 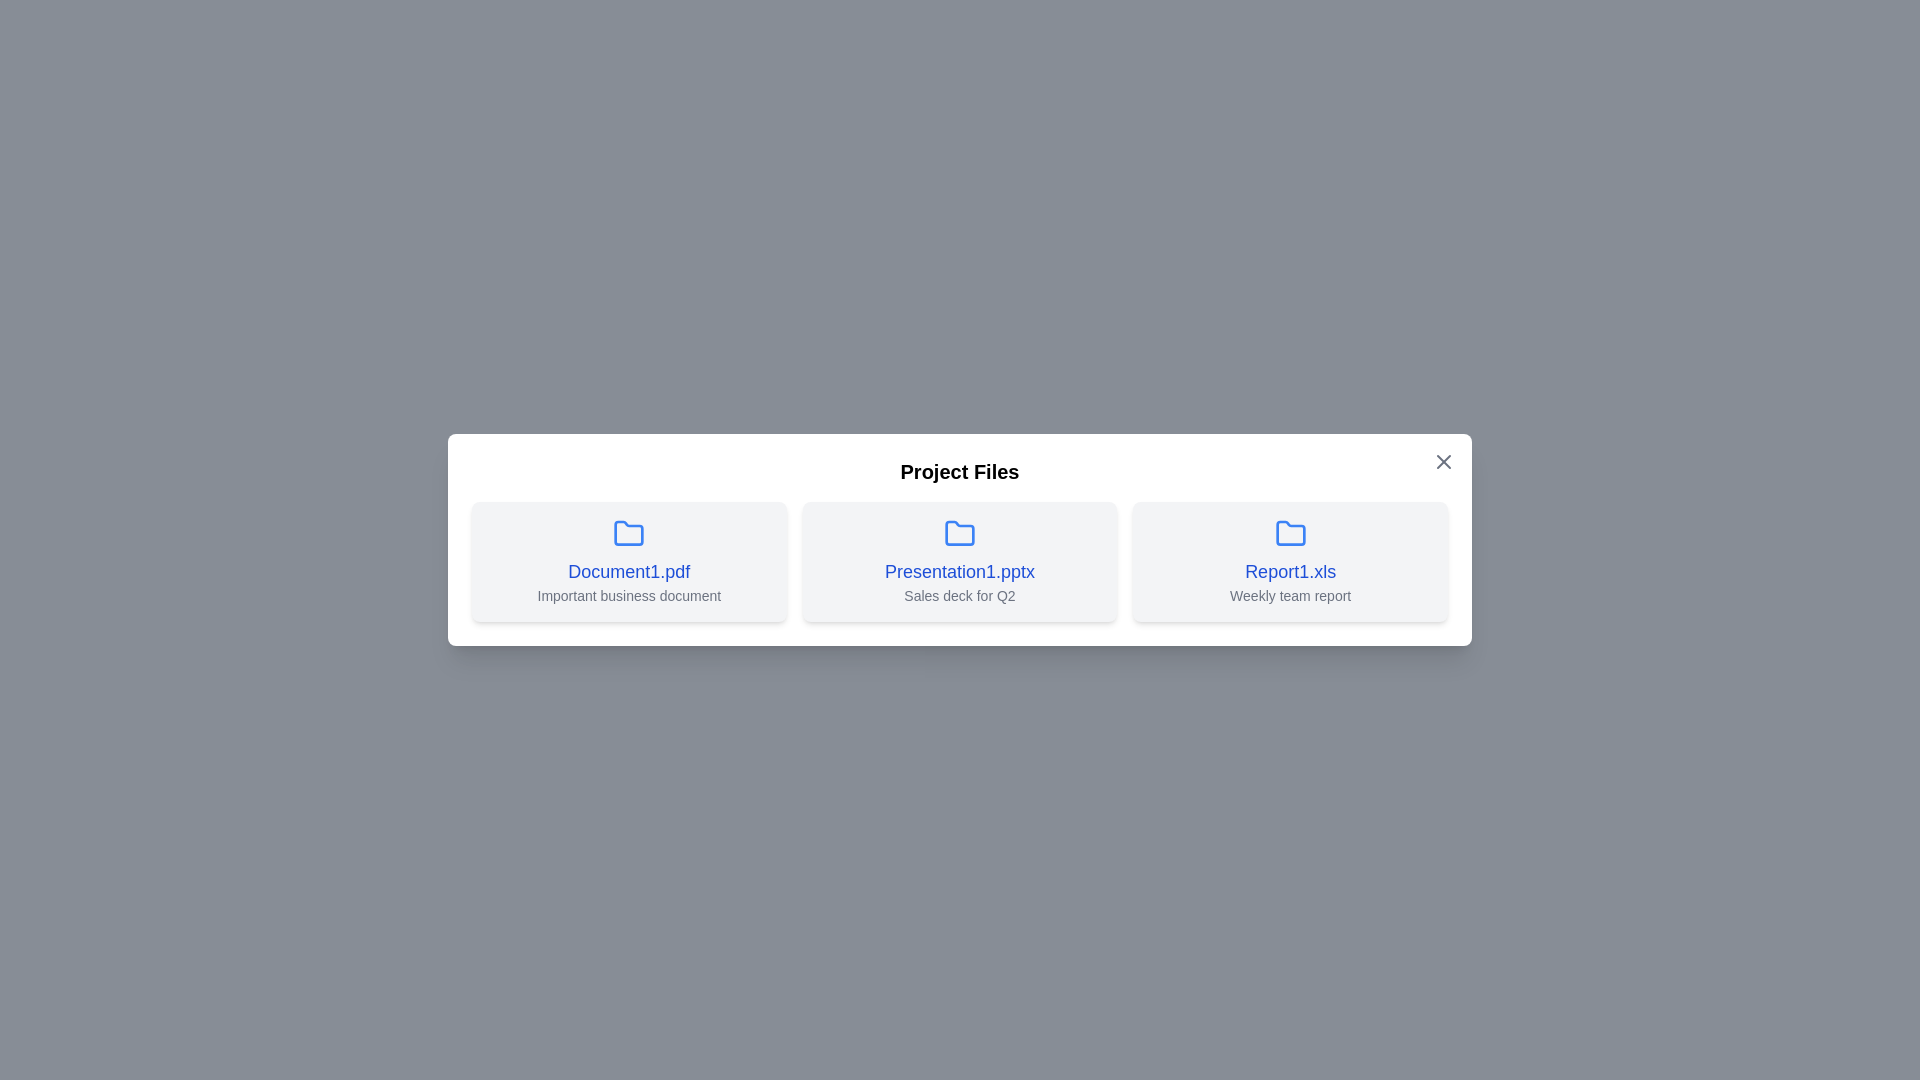 I want to click on close button located at the top-right corner of the dialog, so click(x=1444, y=462).